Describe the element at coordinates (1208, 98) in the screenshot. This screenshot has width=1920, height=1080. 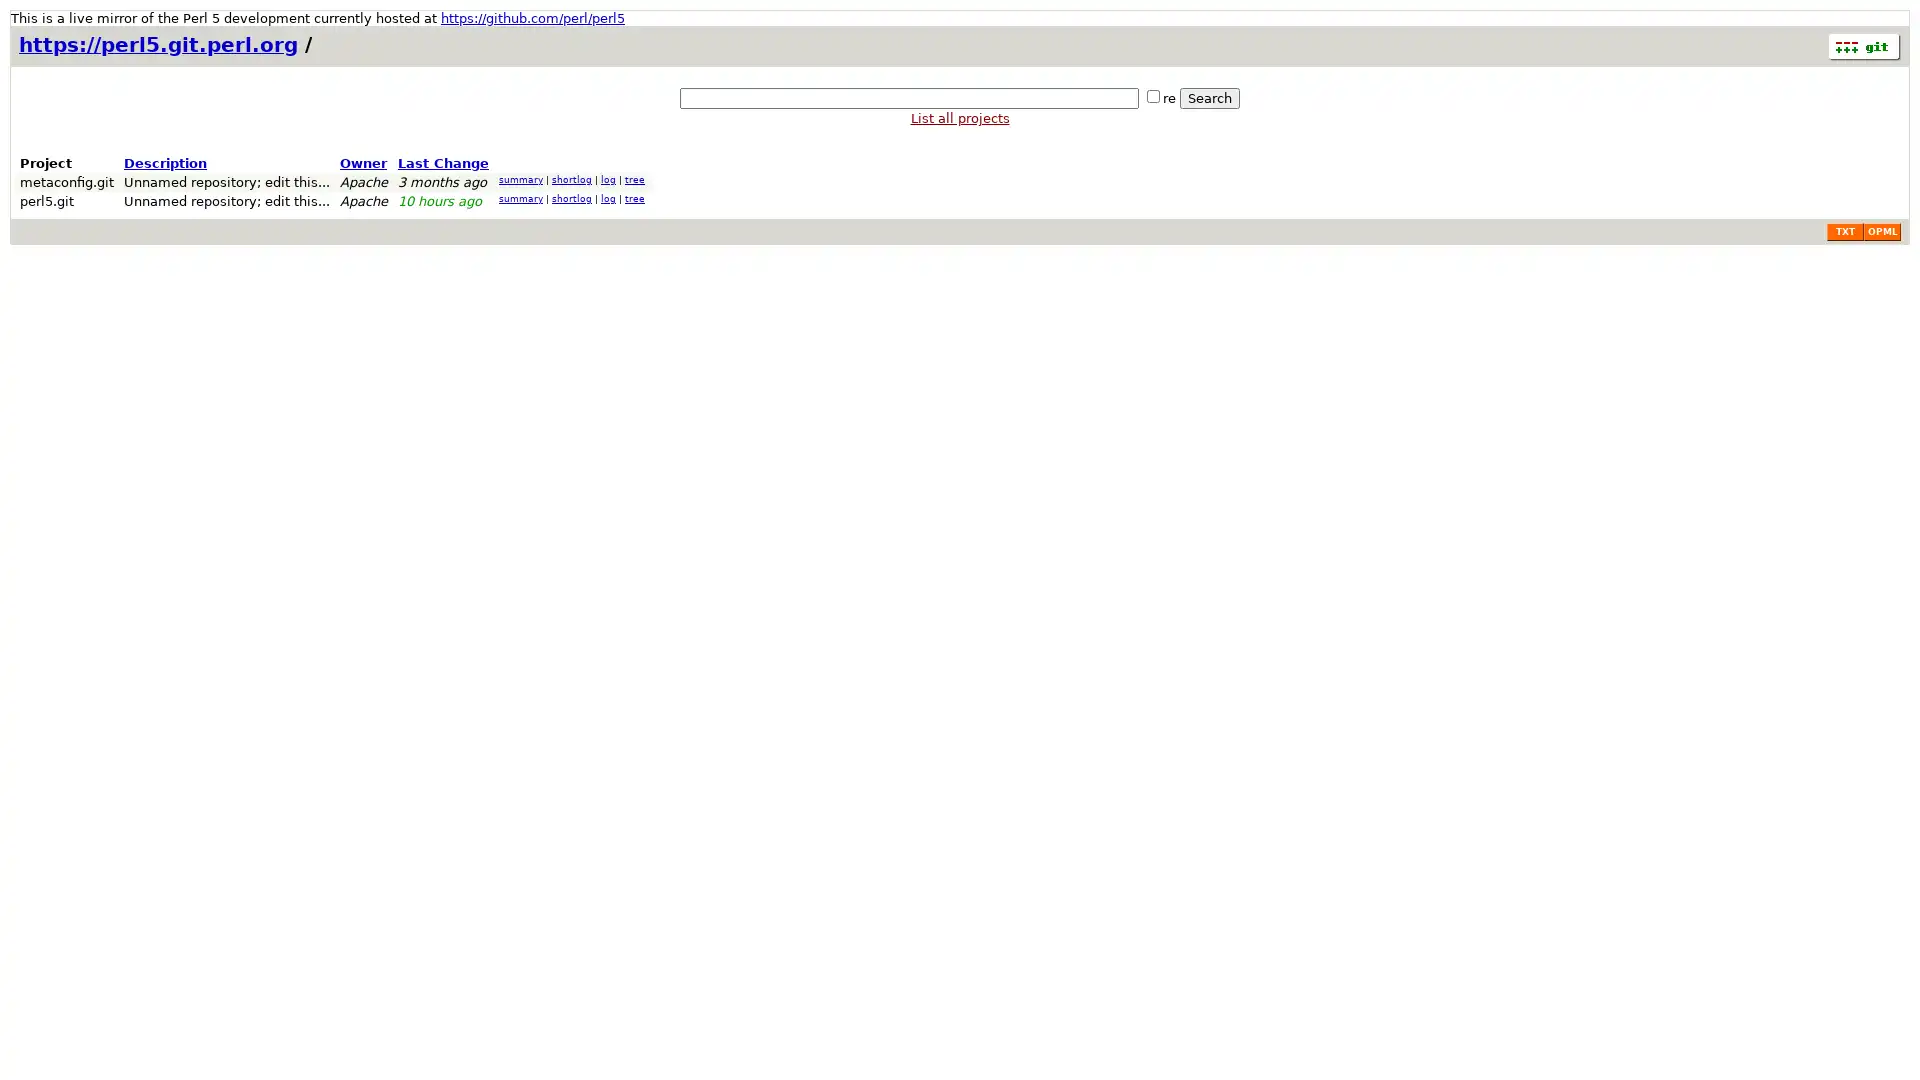
I see `Search` at that location.